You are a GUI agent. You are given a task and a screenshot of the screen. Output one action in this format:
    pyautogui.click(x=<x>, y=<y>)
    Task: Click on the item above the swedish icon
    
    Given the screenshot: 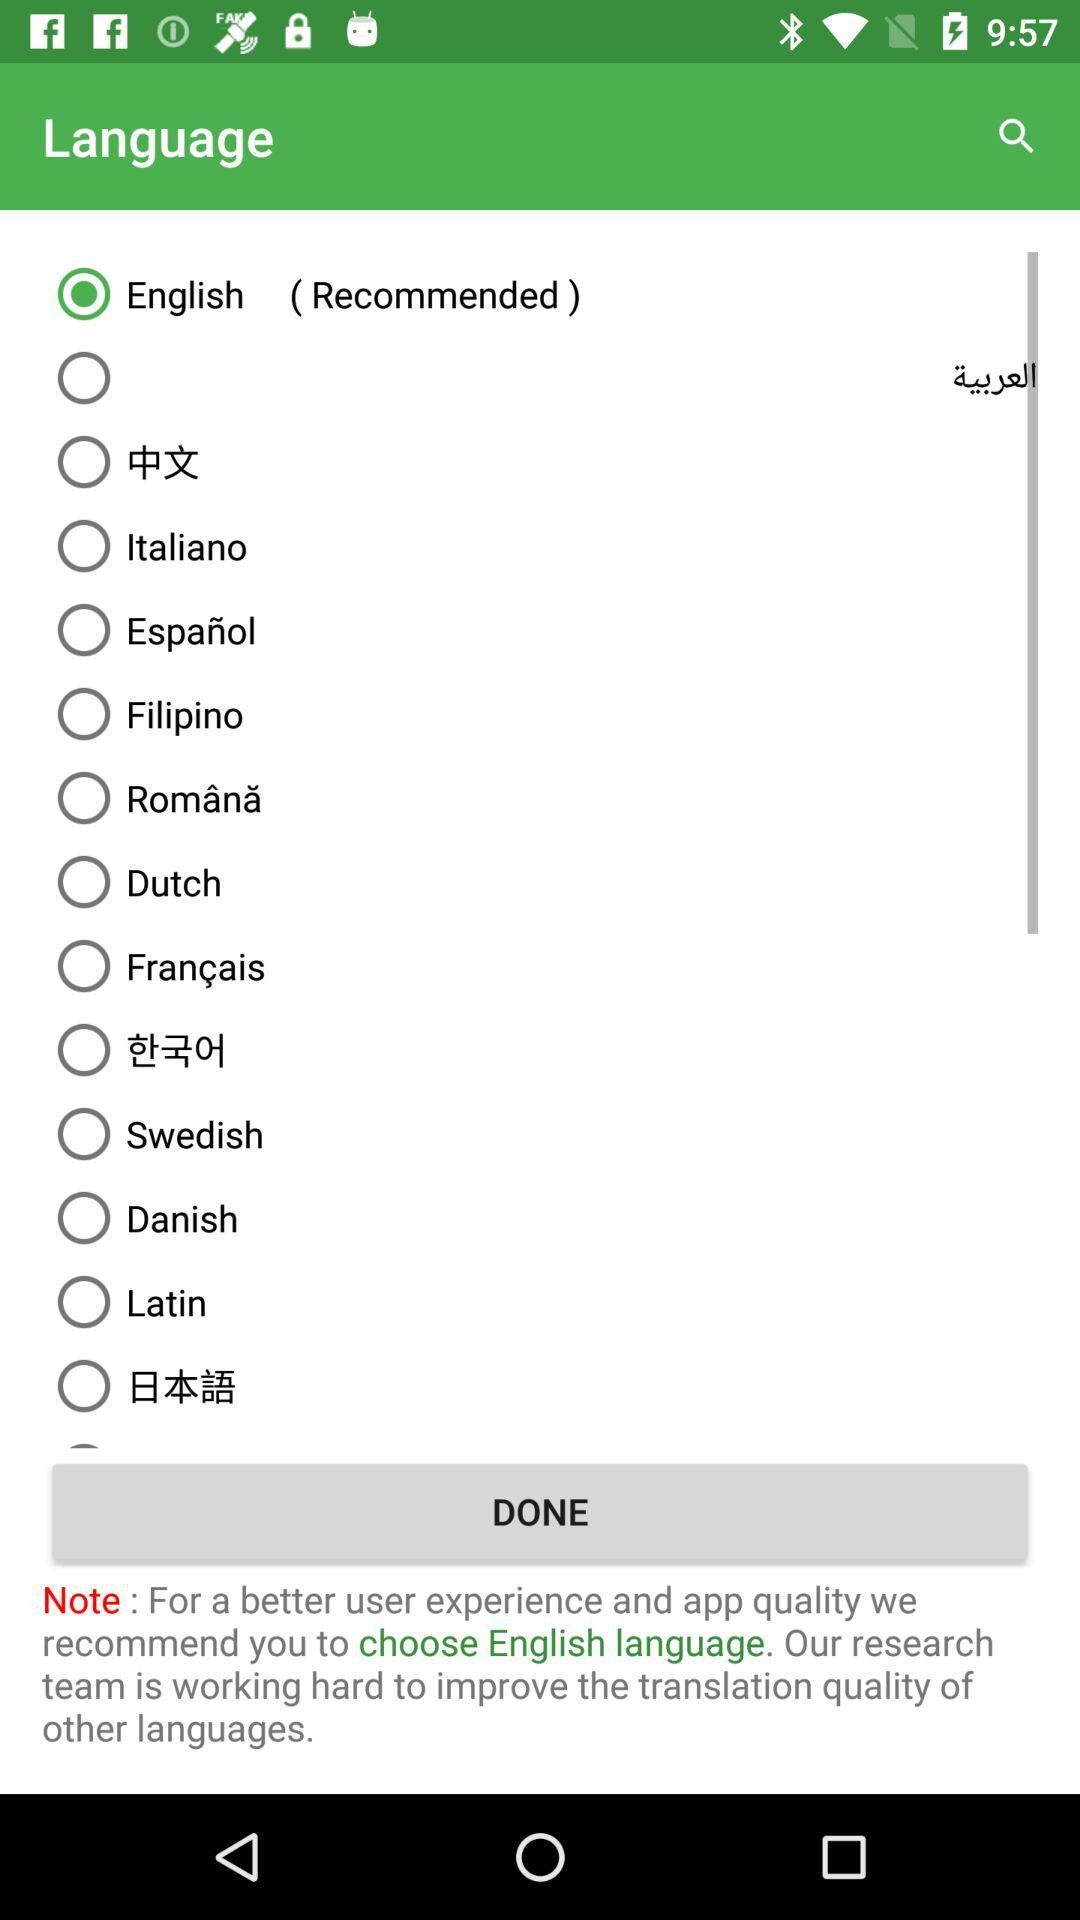 What is the action you would take?
    pyautogui.click(x=540, y=1049)
    